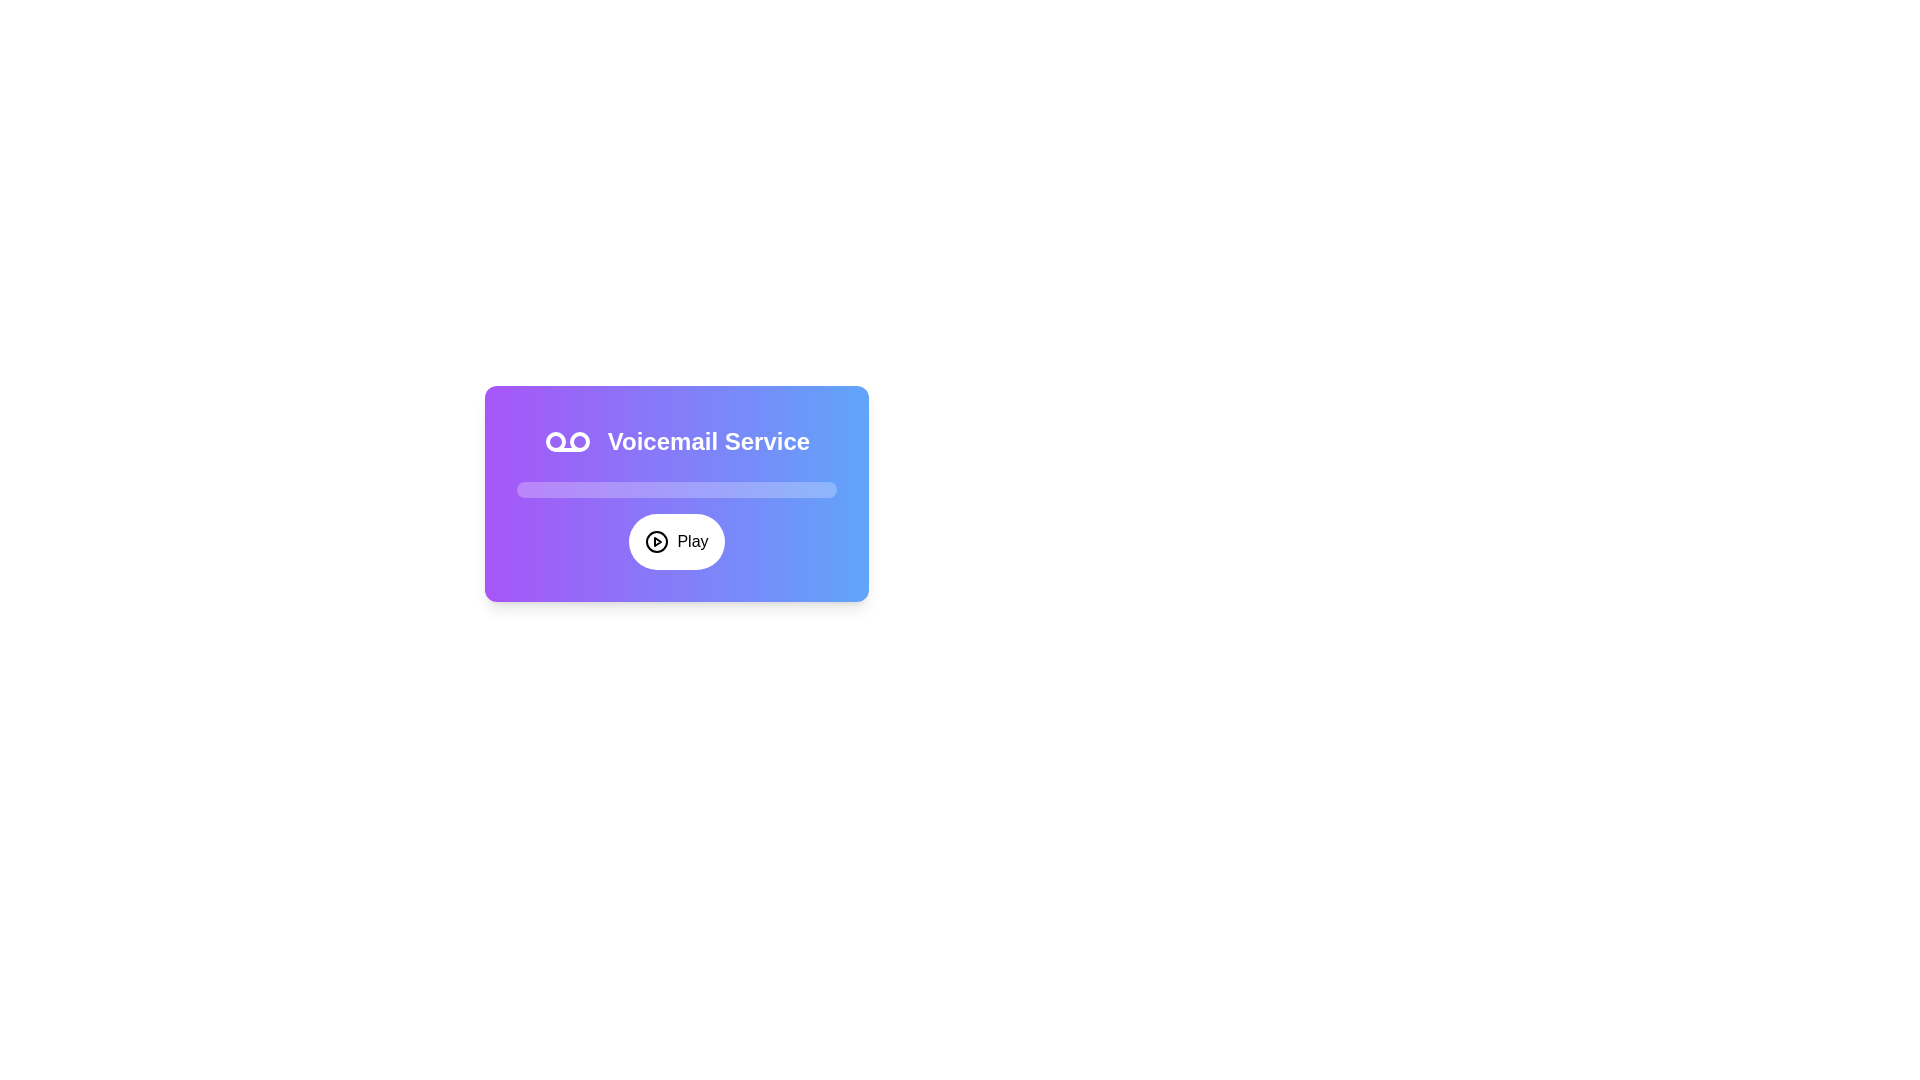 The image size is (1920, 1080). I want to click on the circular boundary of the play button graphic that is positioned below the text 'Voicemail Service' in the card-like interface, so click(657, 542).